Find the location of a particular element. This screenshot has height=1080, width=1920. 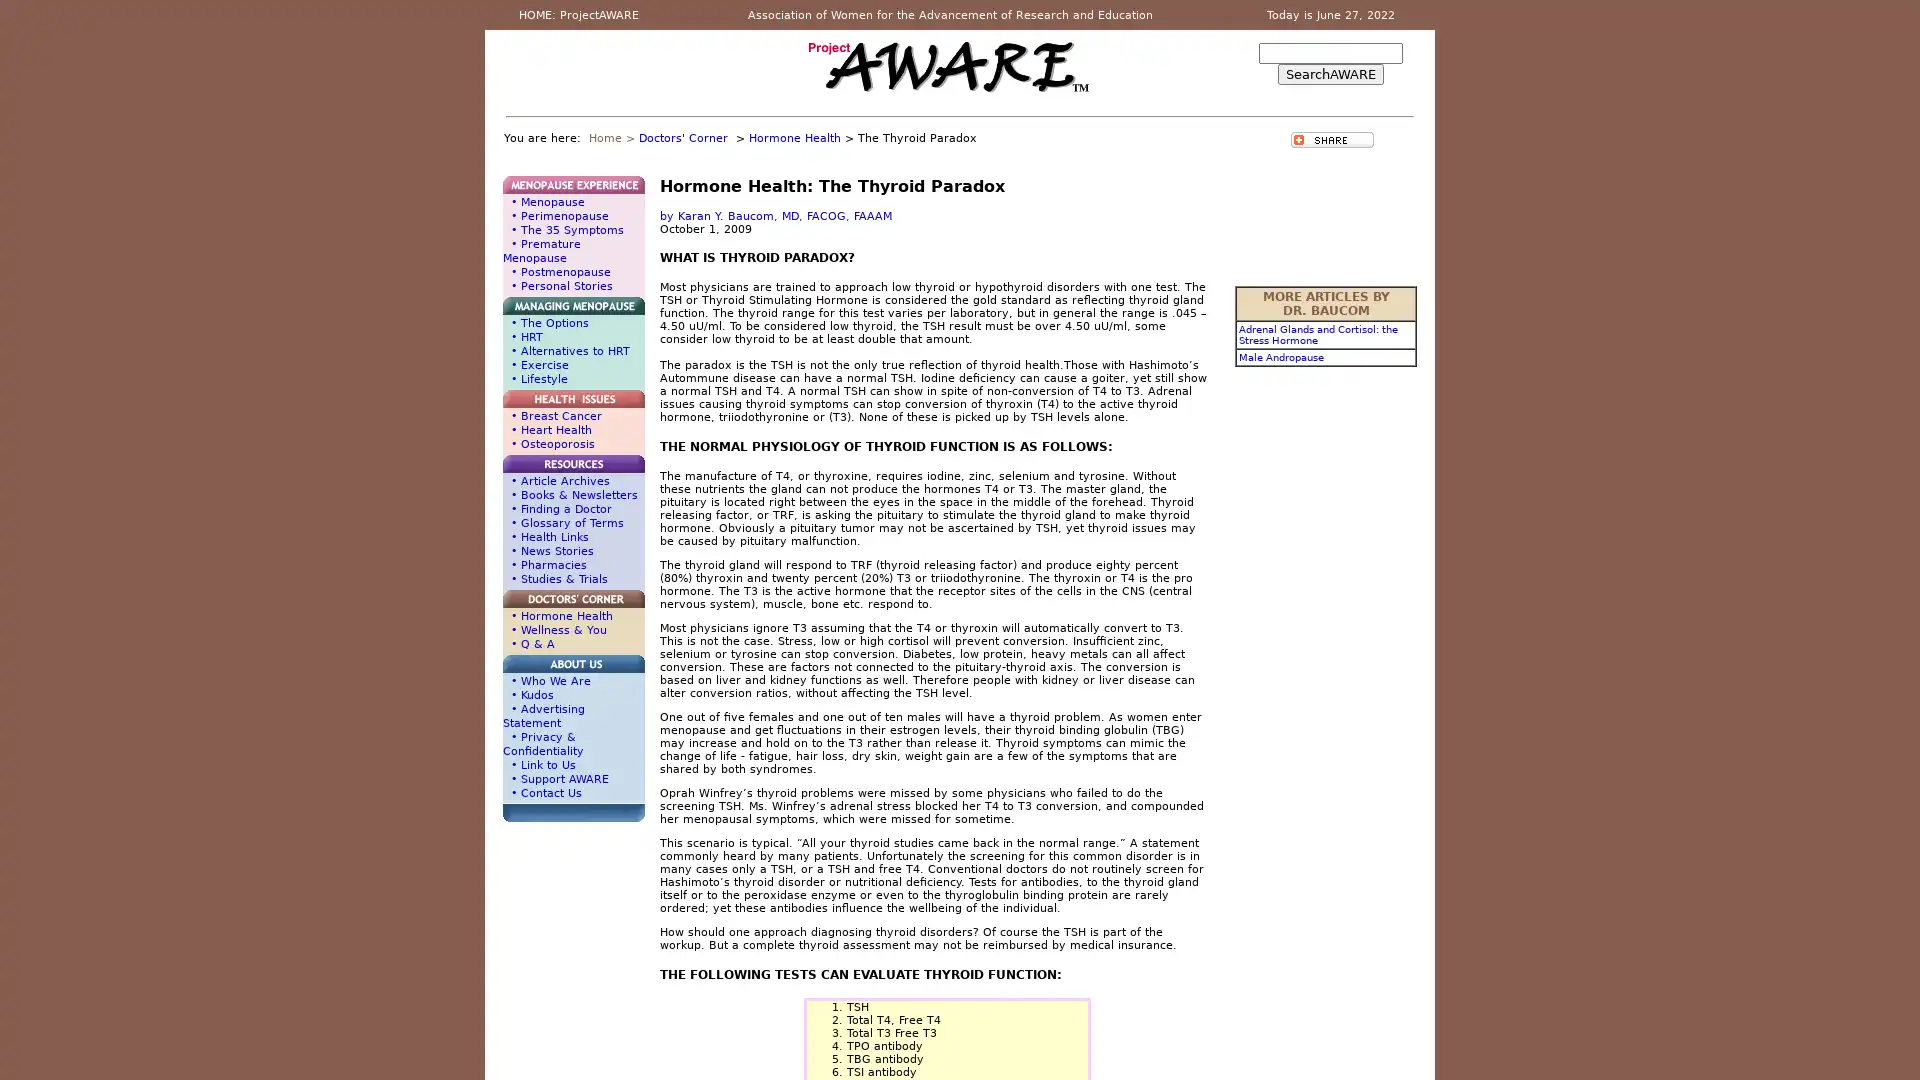

SearchAWARE is located at coordinates (1330, 73).